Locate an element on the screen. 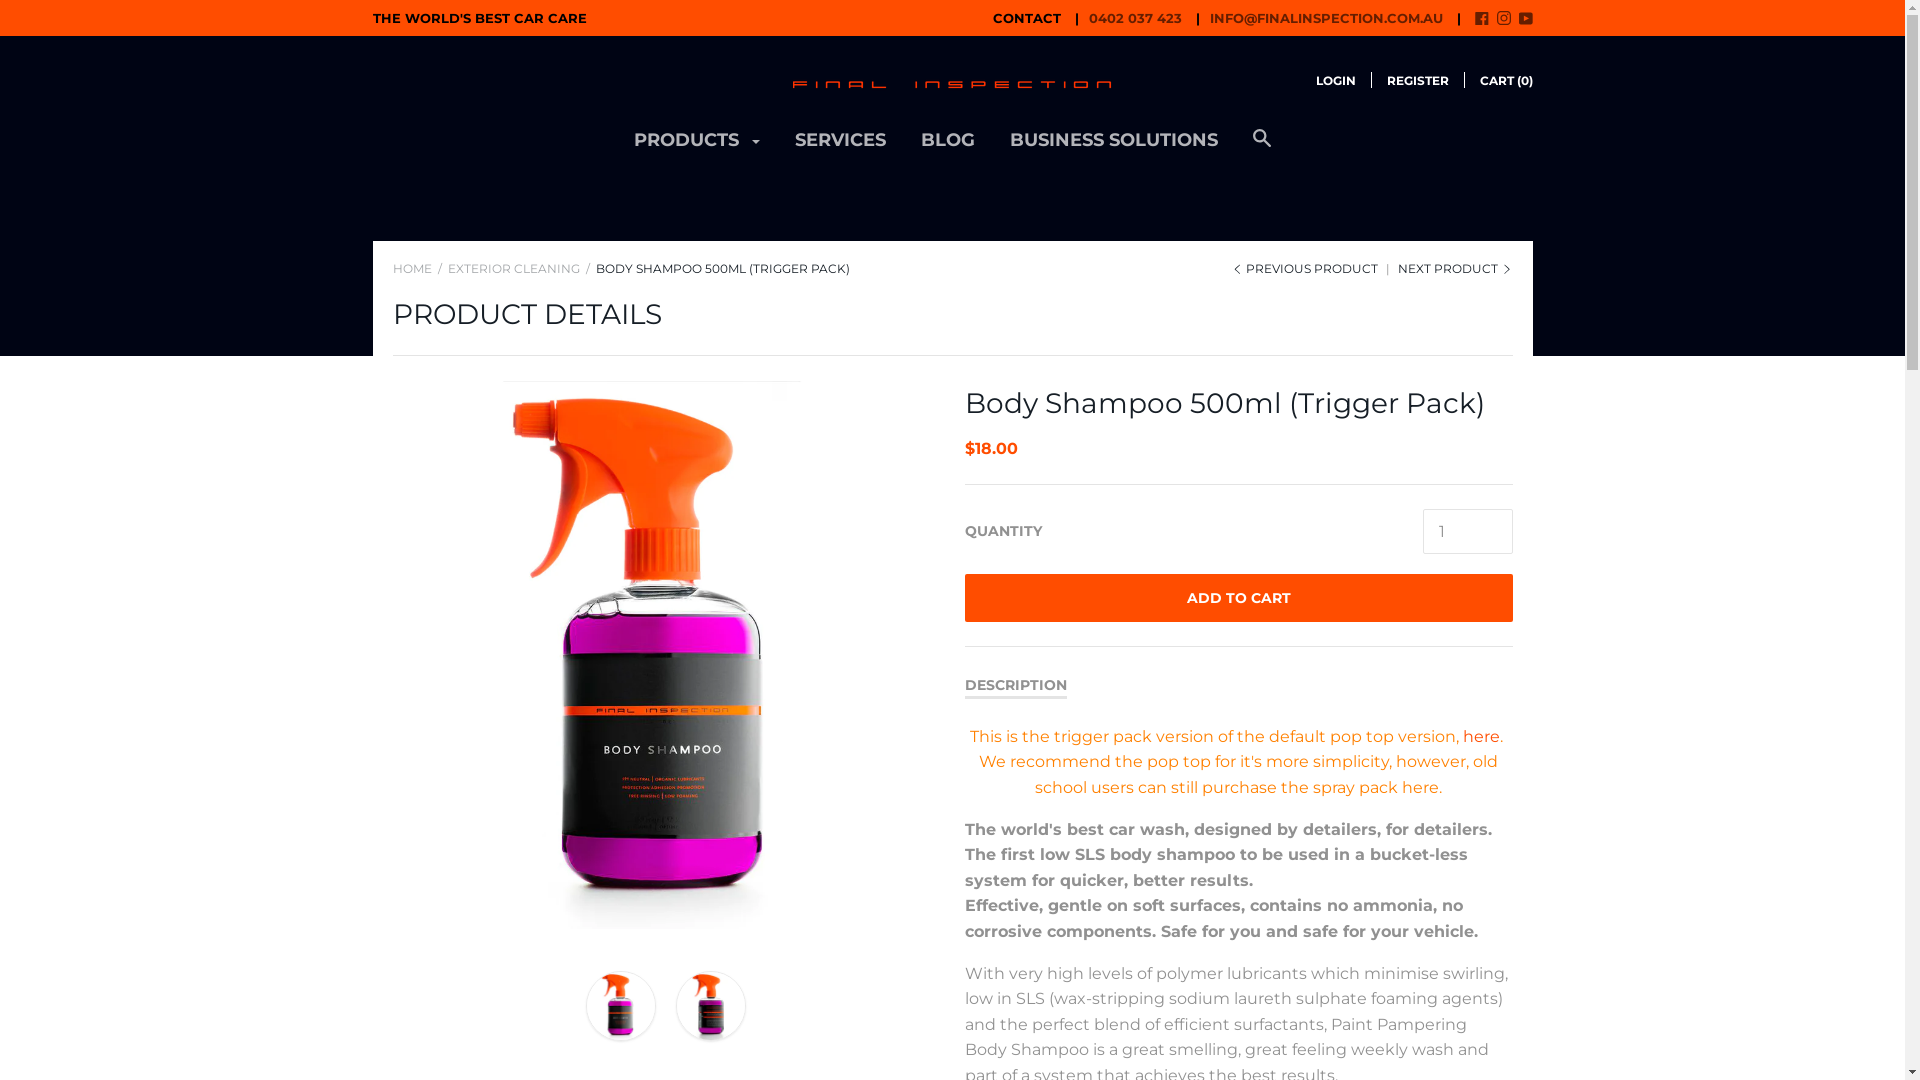  'NEXT PRODUCT' is located at coordinates (1455, 267).